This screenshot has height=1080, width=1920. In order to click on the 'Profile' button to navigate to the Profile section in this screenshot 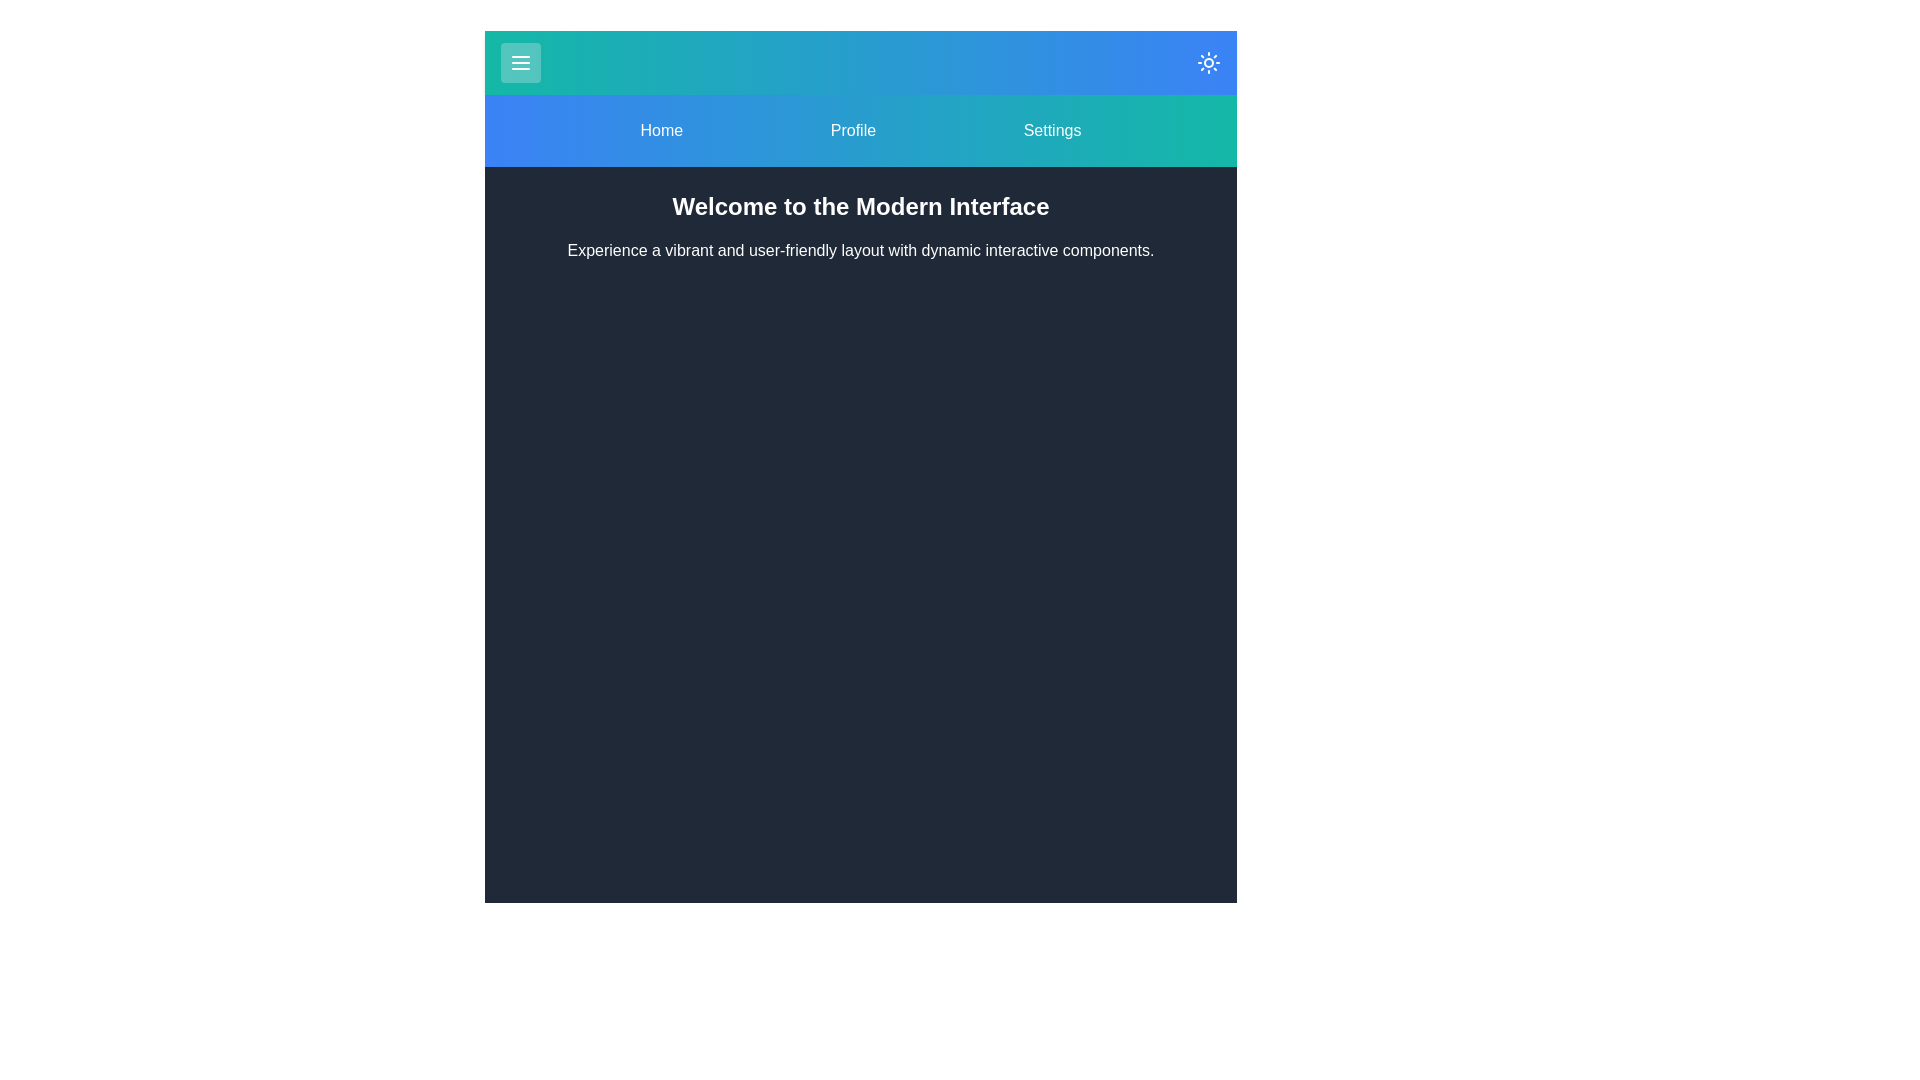, I will do `click(853, 131)`.